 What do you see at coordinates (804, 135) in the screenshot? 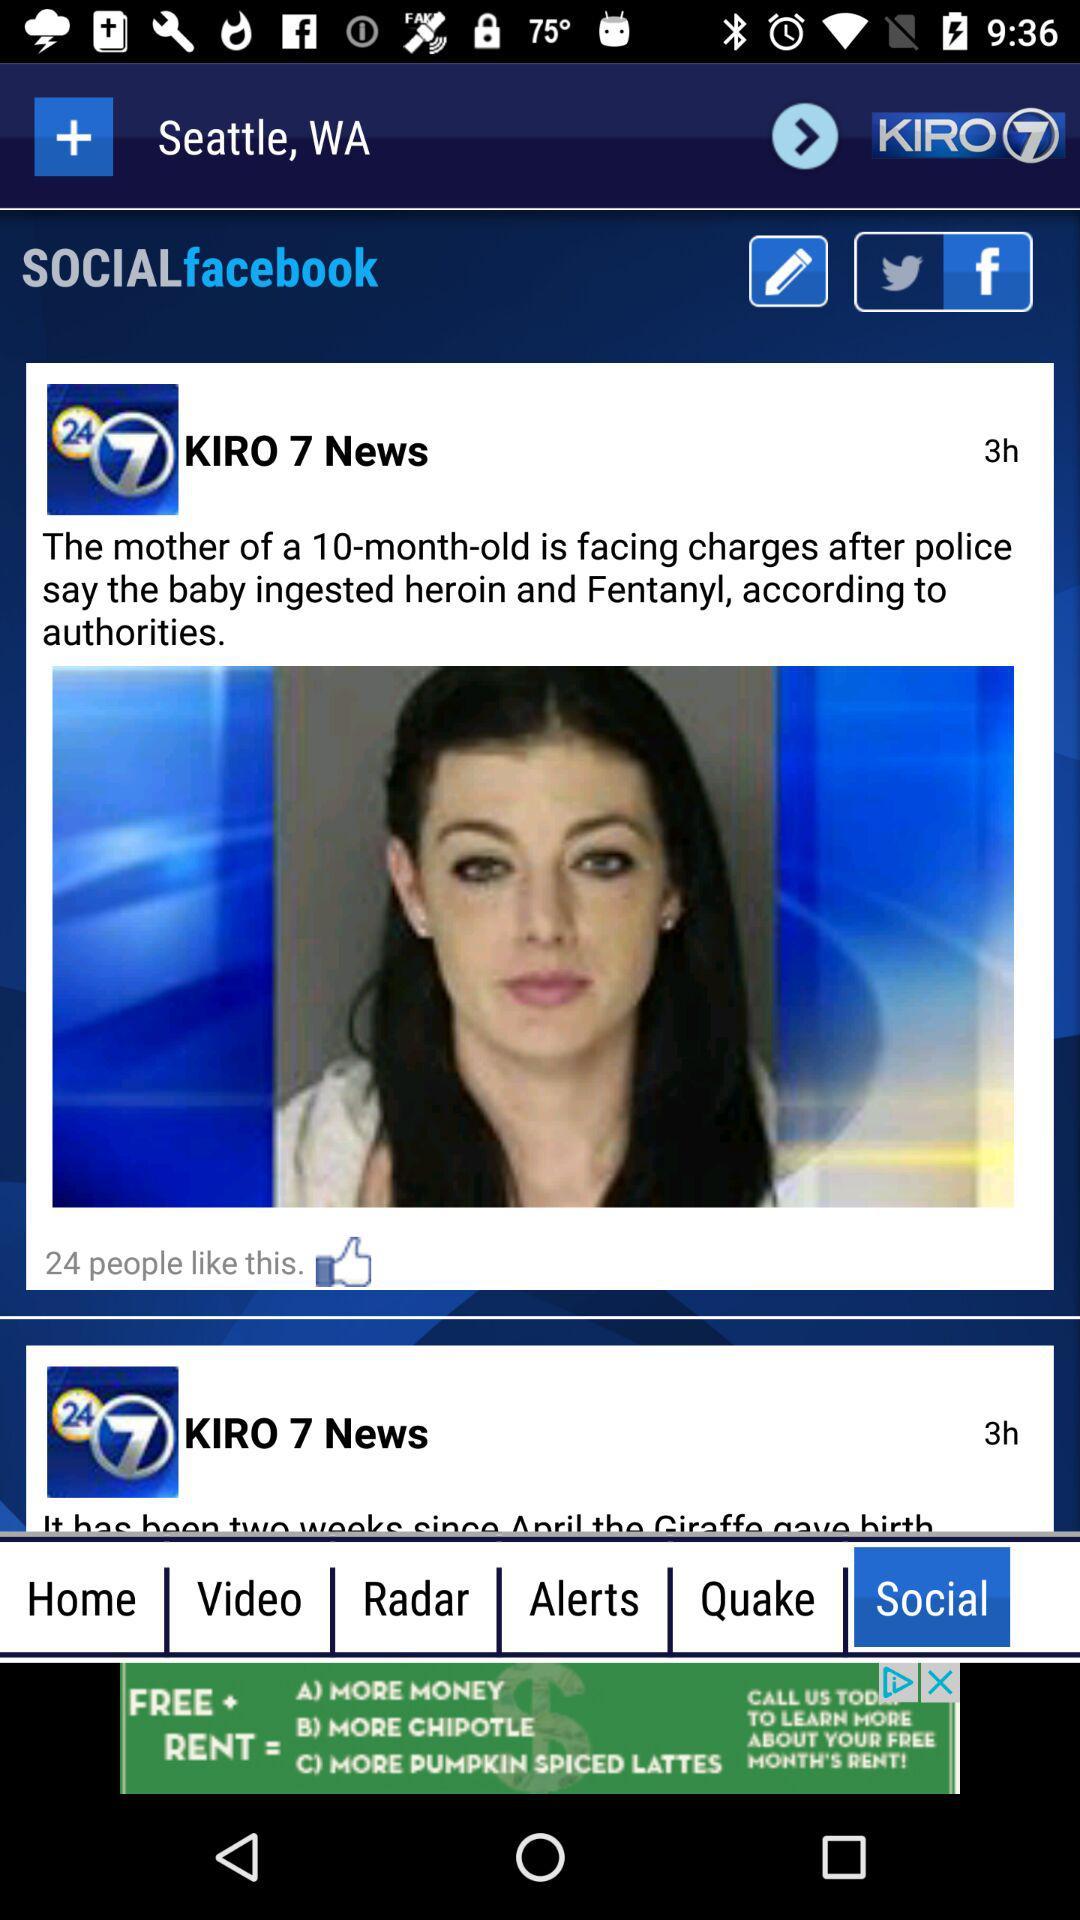
I see `next` at bounding box center [804, 135].